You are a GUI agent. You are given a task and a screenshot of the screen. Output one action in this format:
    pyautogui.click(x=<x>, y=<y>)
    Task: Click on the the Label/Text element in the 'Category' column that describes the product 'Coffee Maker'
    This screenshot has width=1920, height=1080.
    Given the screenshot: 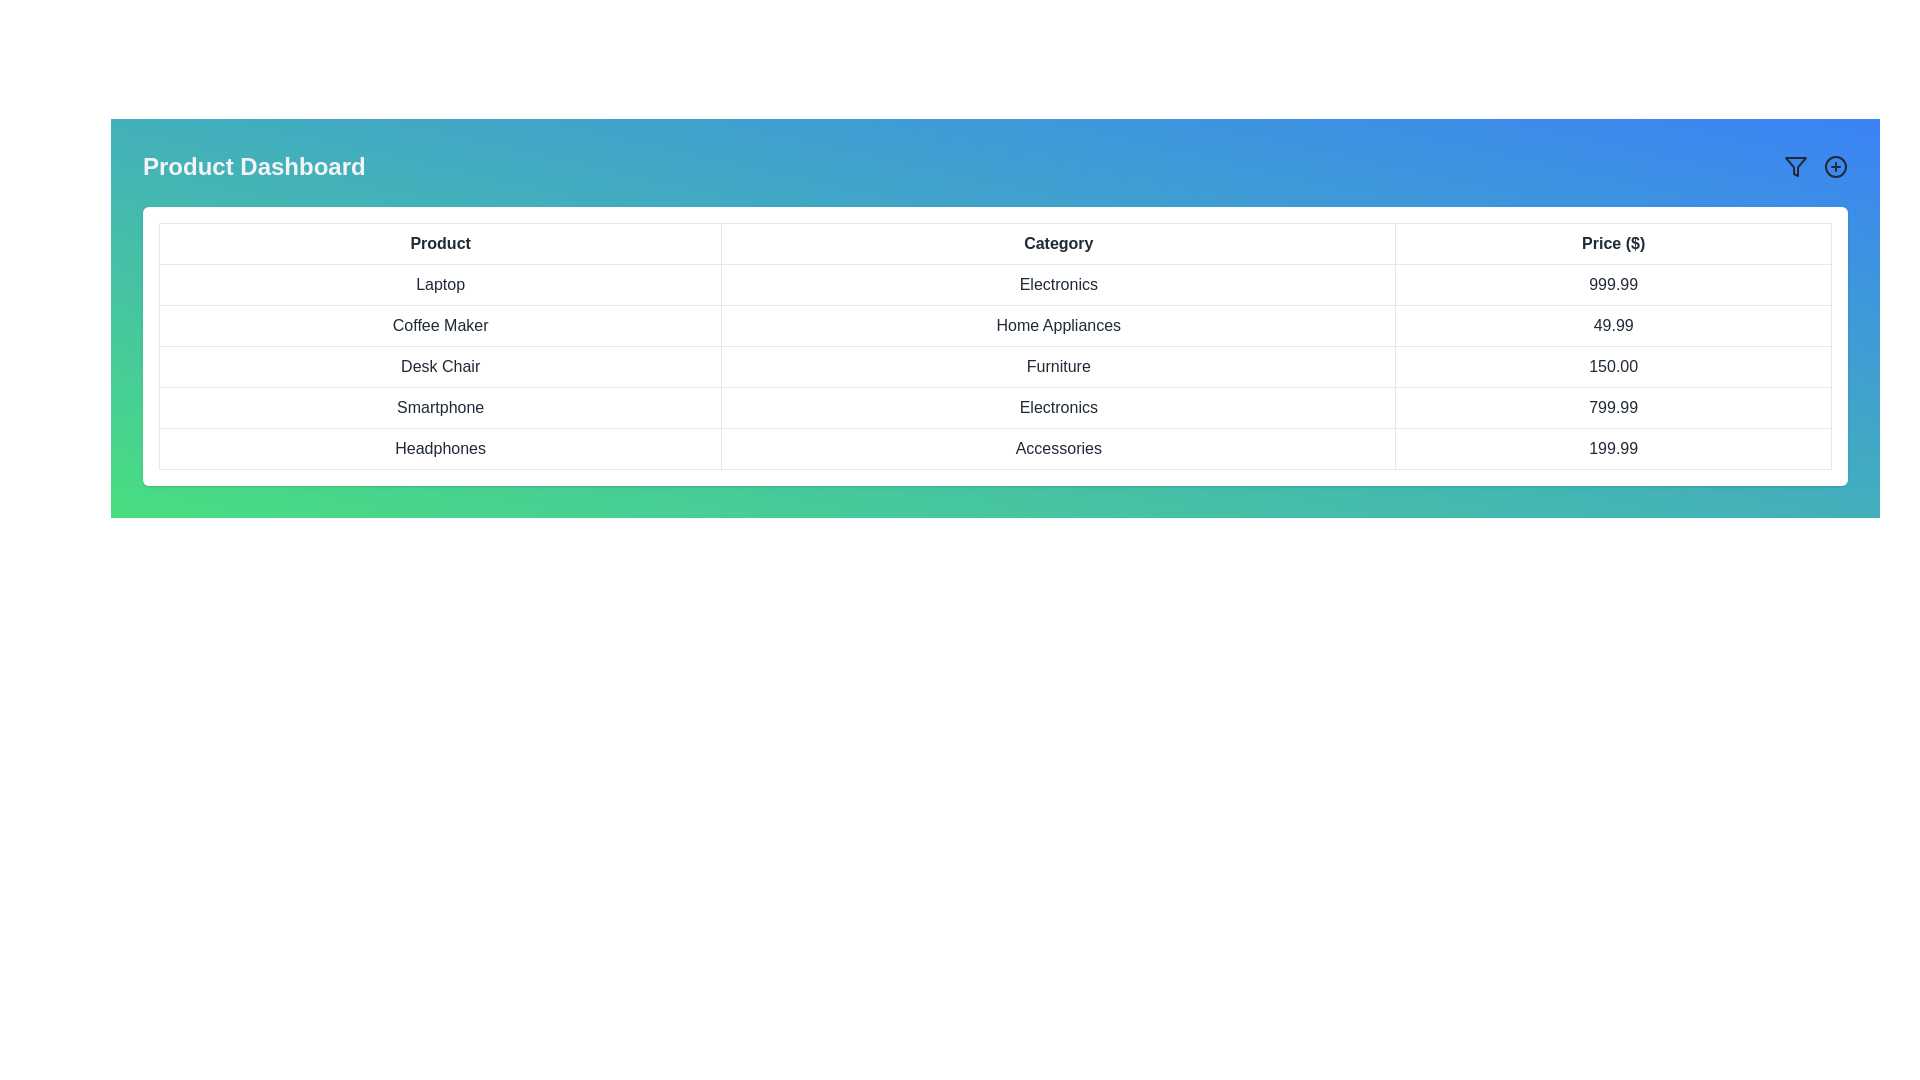 What is the action you would take?
    pyautogui.click(x=1057, y=325)
    